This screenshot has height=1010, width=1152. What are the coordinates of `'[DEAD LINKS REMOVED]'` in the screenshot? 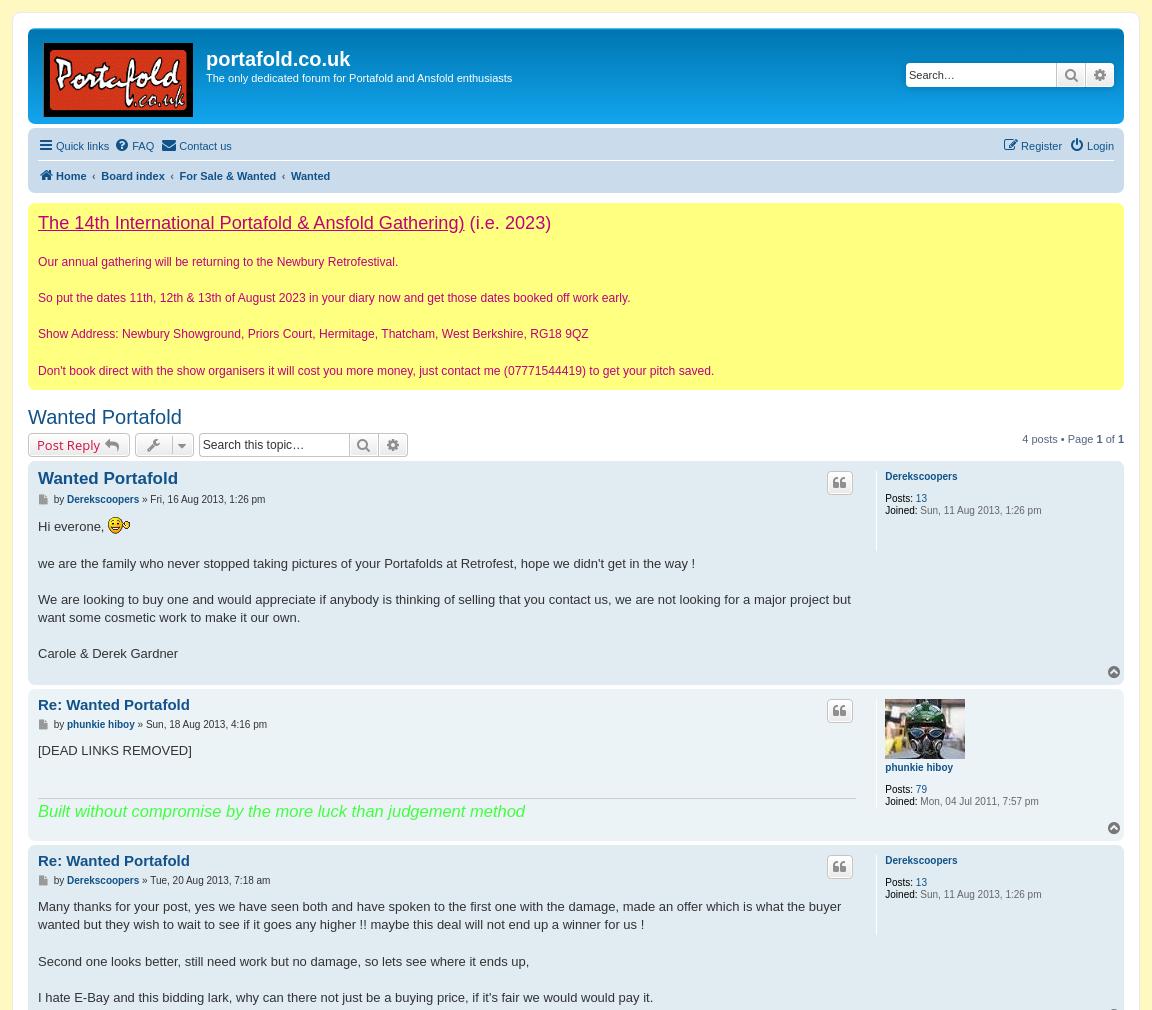 It's located at (113, 748).